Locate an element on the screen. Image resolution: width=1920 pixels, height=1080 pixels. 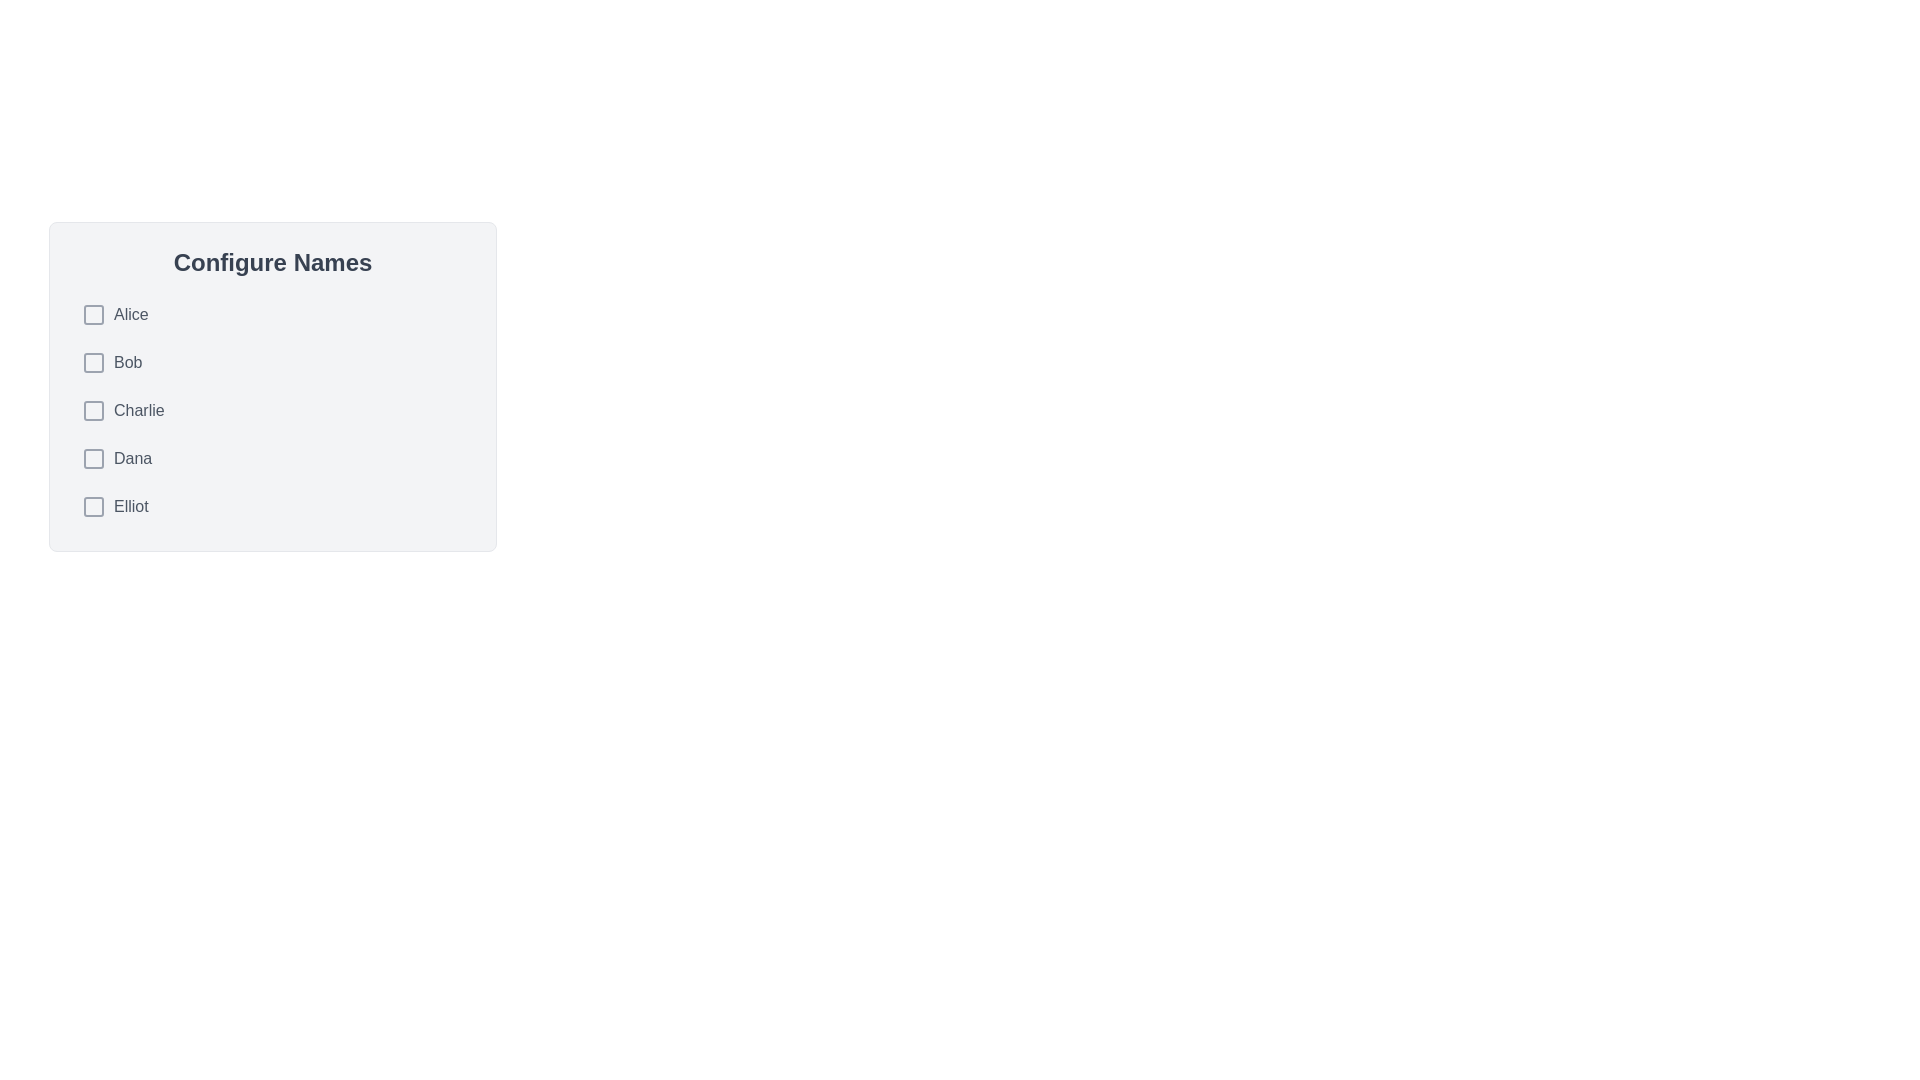
the text label 'Alice' which is aligned with the adjacent checkbox in the 'Configure Names' list to focus on it is located at coordinates (130, 315).